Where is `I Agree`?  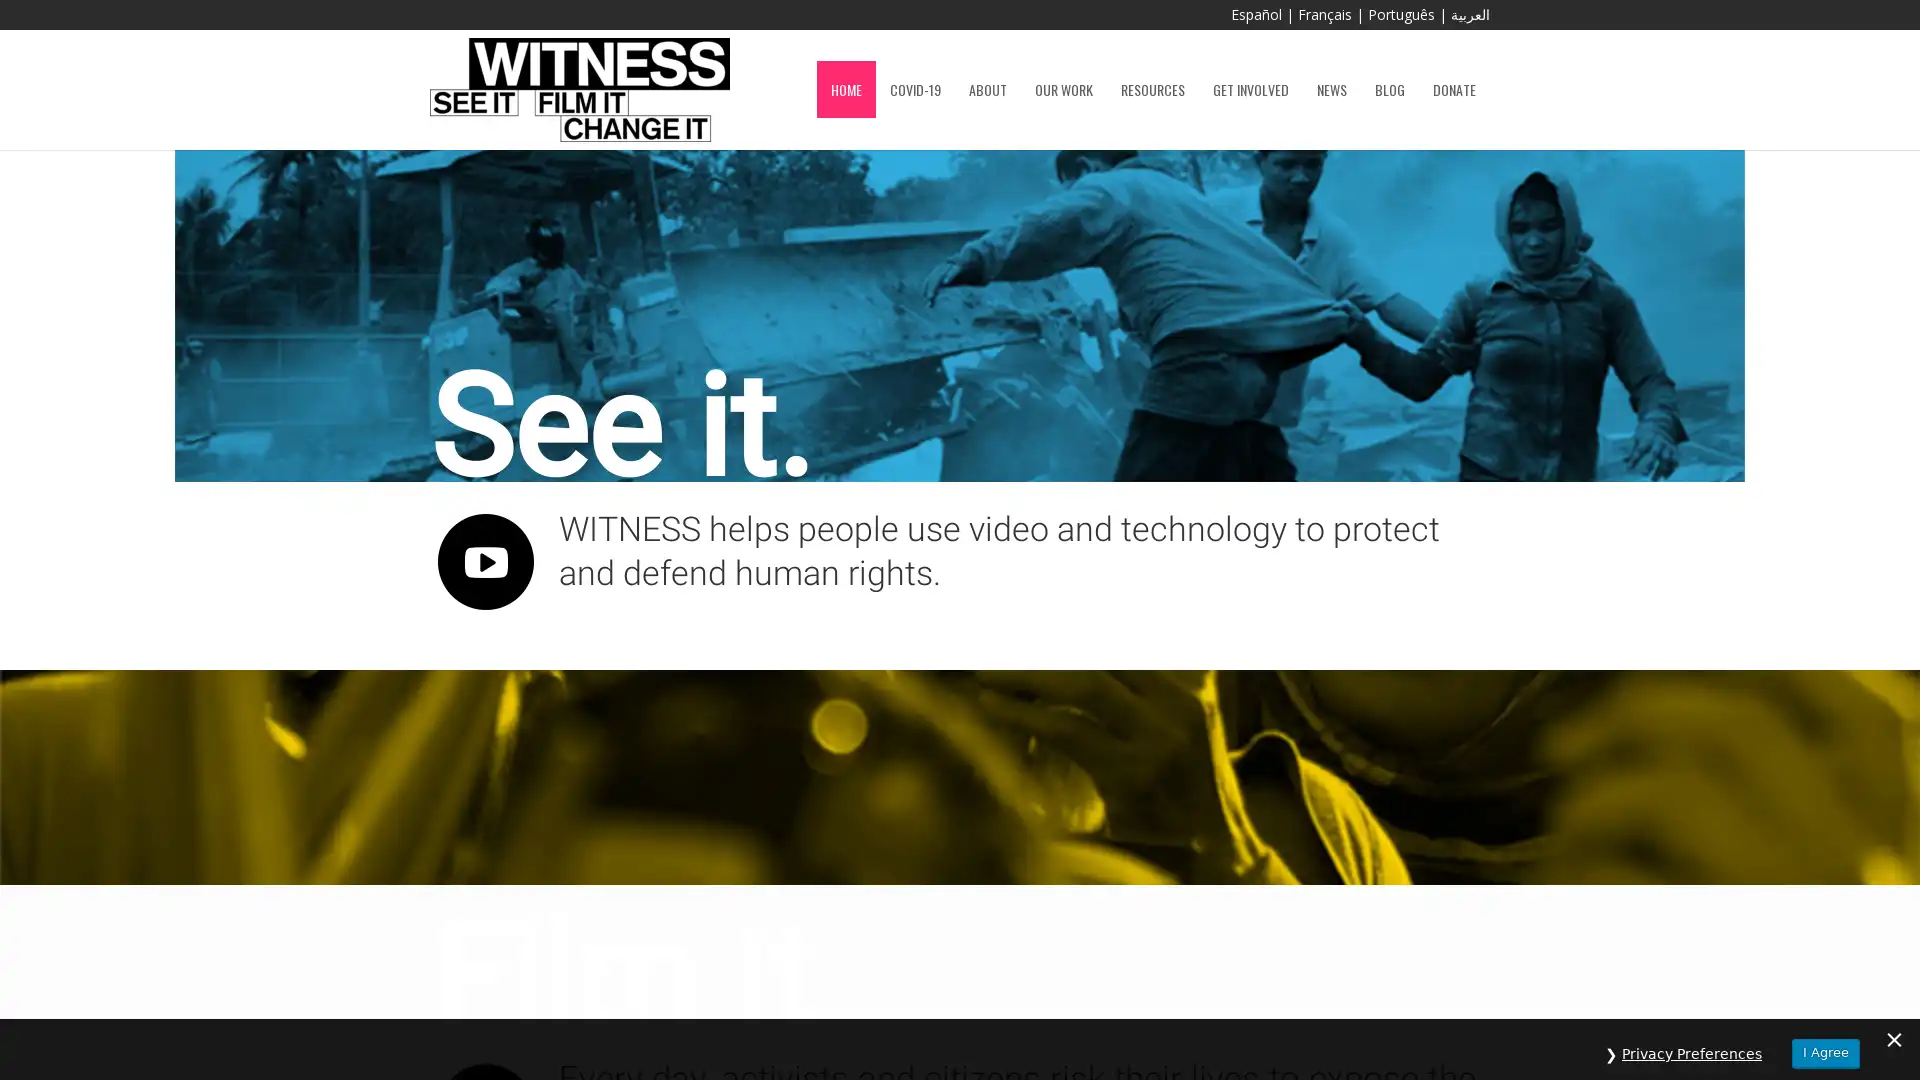
I Agree is located at coordinates (1825, 1042).